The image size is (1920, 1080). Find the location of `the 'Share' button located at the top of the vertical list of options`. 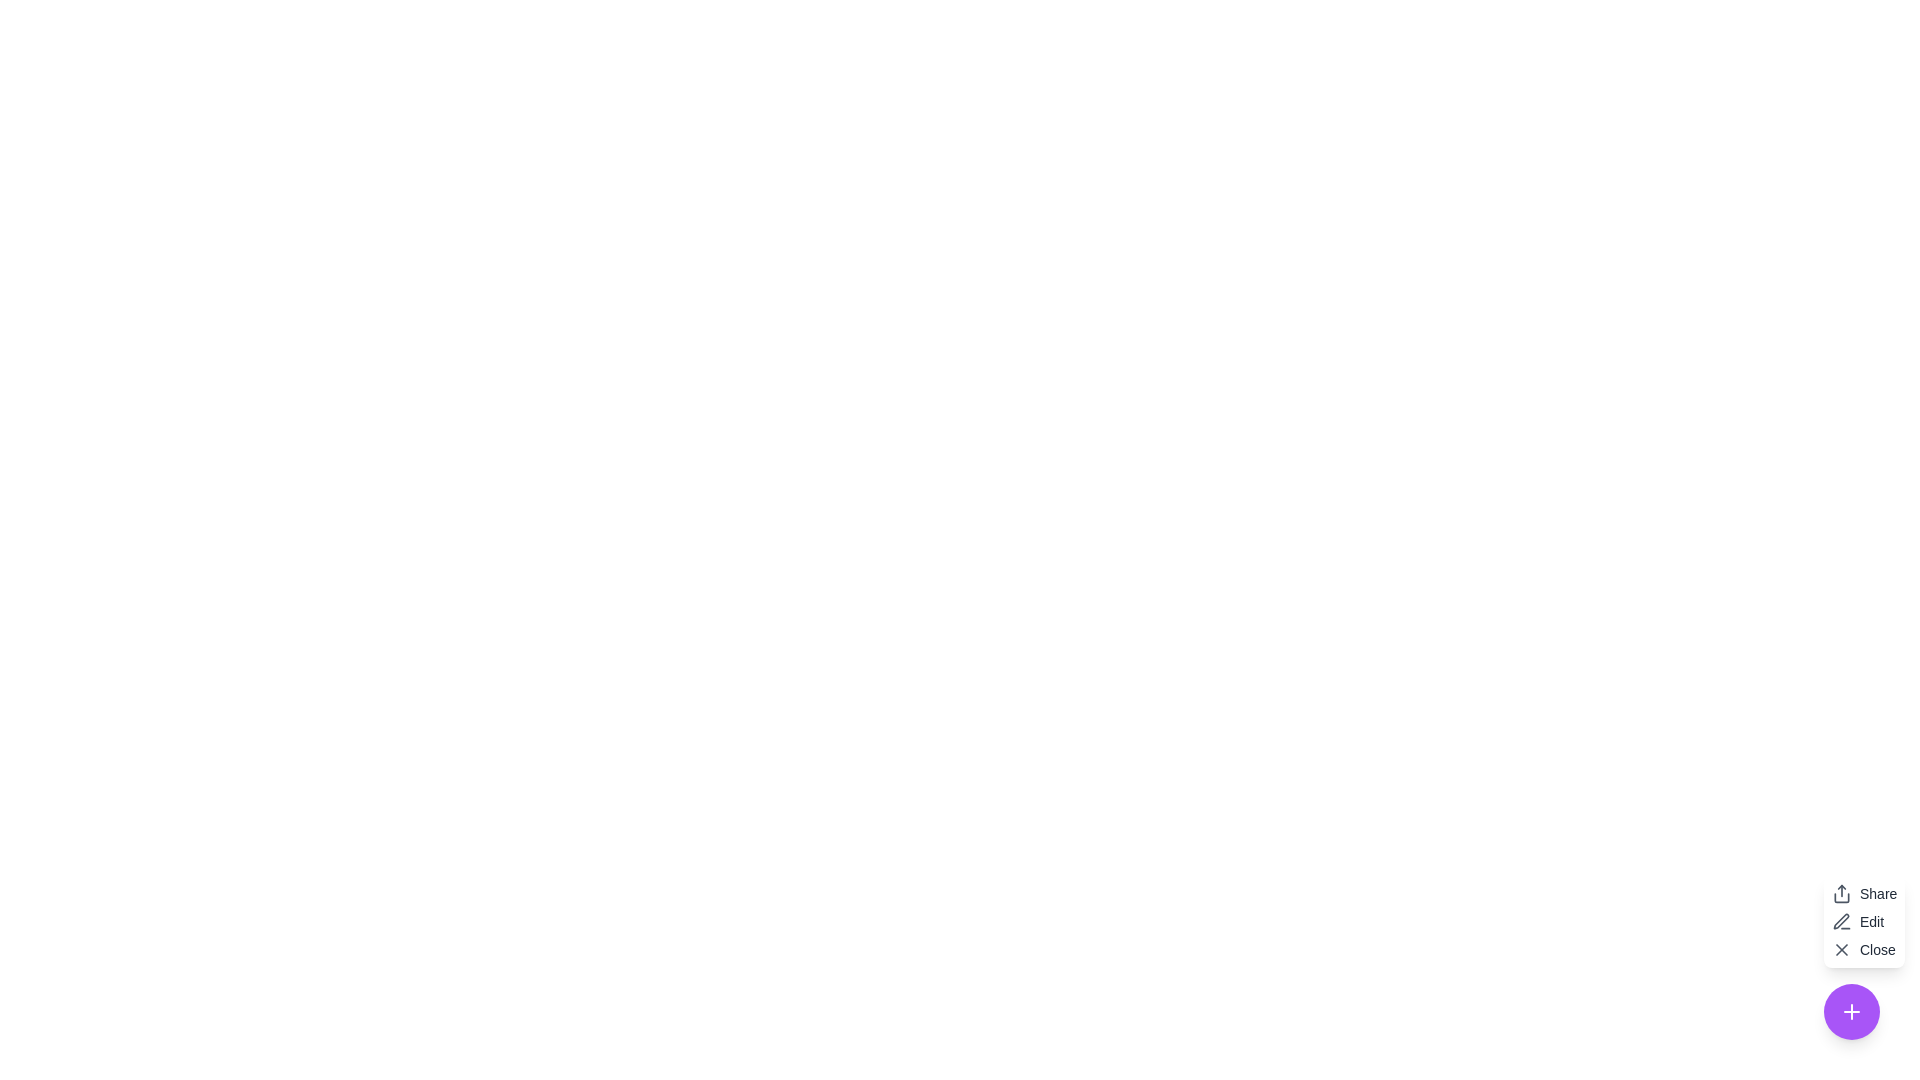

the 'Share' button located at the top of the vertical list of options is located at coordinates (1863, 893).